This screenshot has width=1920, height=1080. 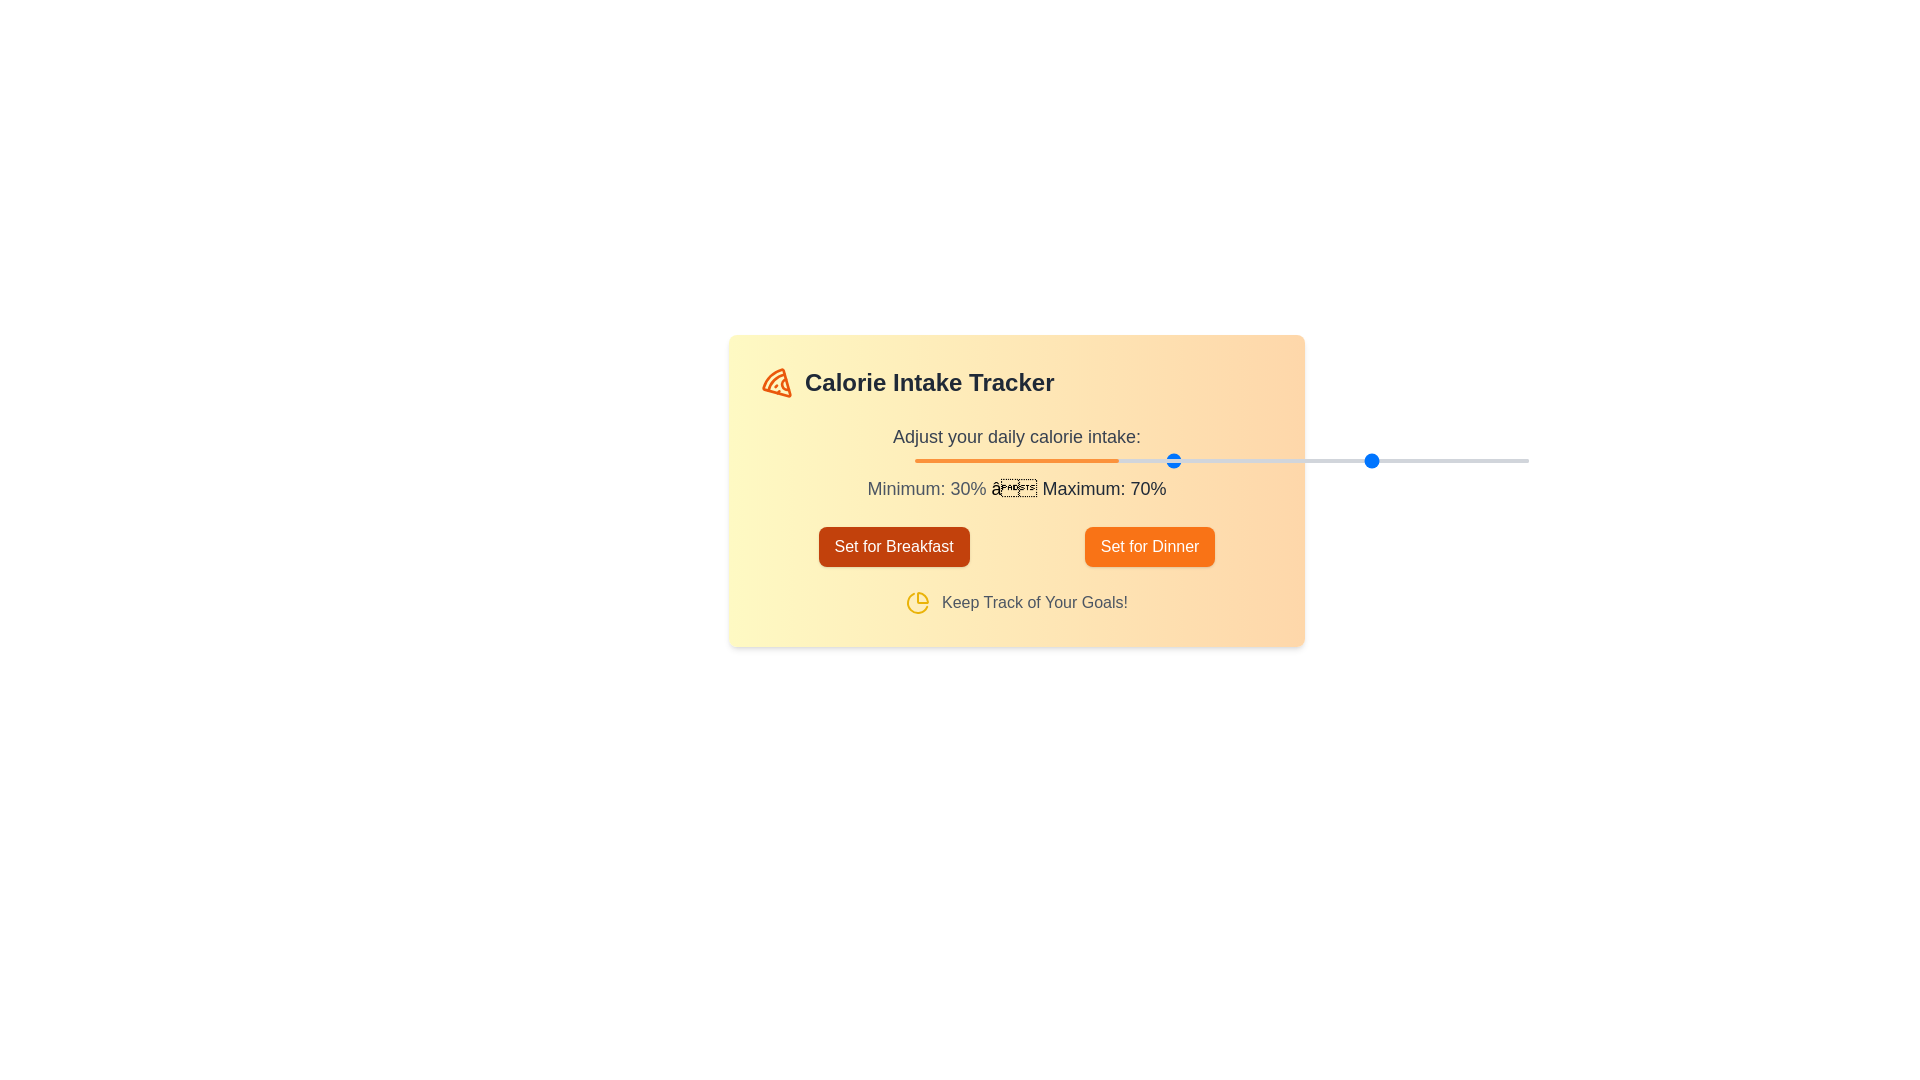 I want to click on the pizza slice icon element, which is a bright orange vector graphic located in the top-left corner of the interface, so click(x=776, y=382).